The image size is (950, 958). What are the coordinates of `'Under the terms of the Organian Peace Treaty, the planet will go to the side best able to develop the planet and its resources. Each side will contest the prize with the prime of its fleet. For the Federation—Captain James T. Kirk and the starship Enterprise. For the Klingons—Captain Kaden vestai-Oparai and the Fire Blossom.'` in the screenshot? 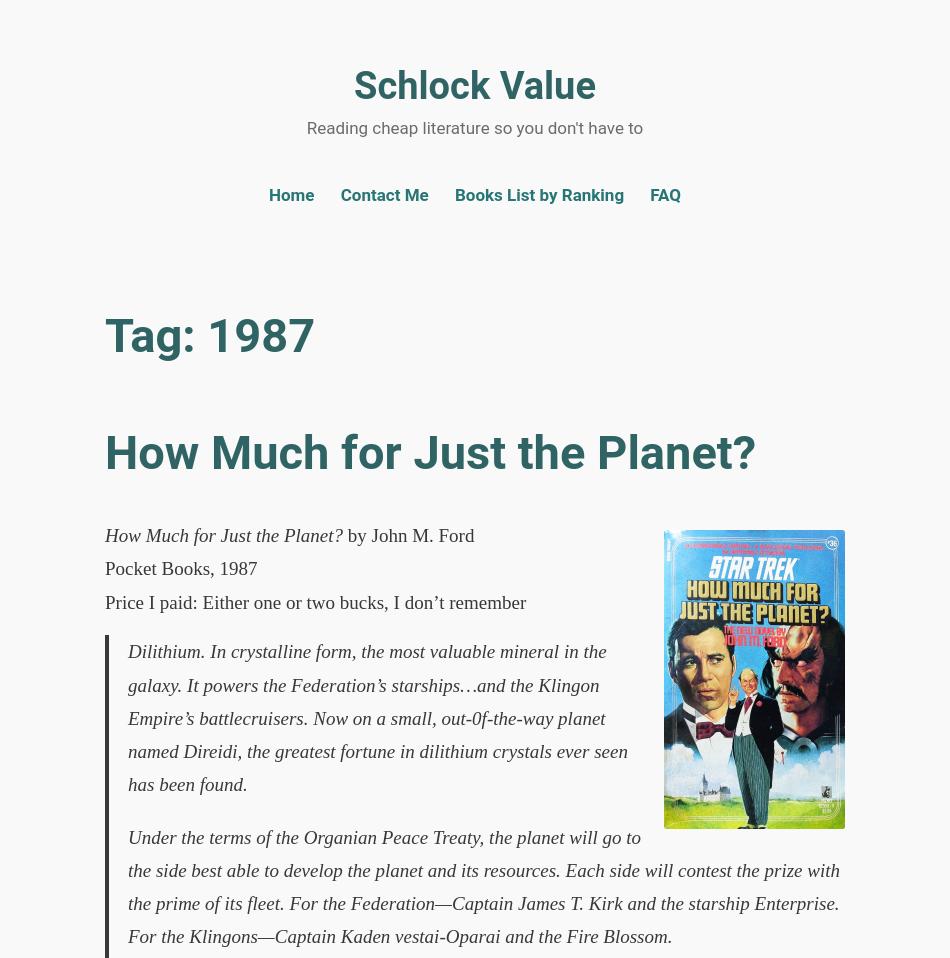 It's located at (127, 886).